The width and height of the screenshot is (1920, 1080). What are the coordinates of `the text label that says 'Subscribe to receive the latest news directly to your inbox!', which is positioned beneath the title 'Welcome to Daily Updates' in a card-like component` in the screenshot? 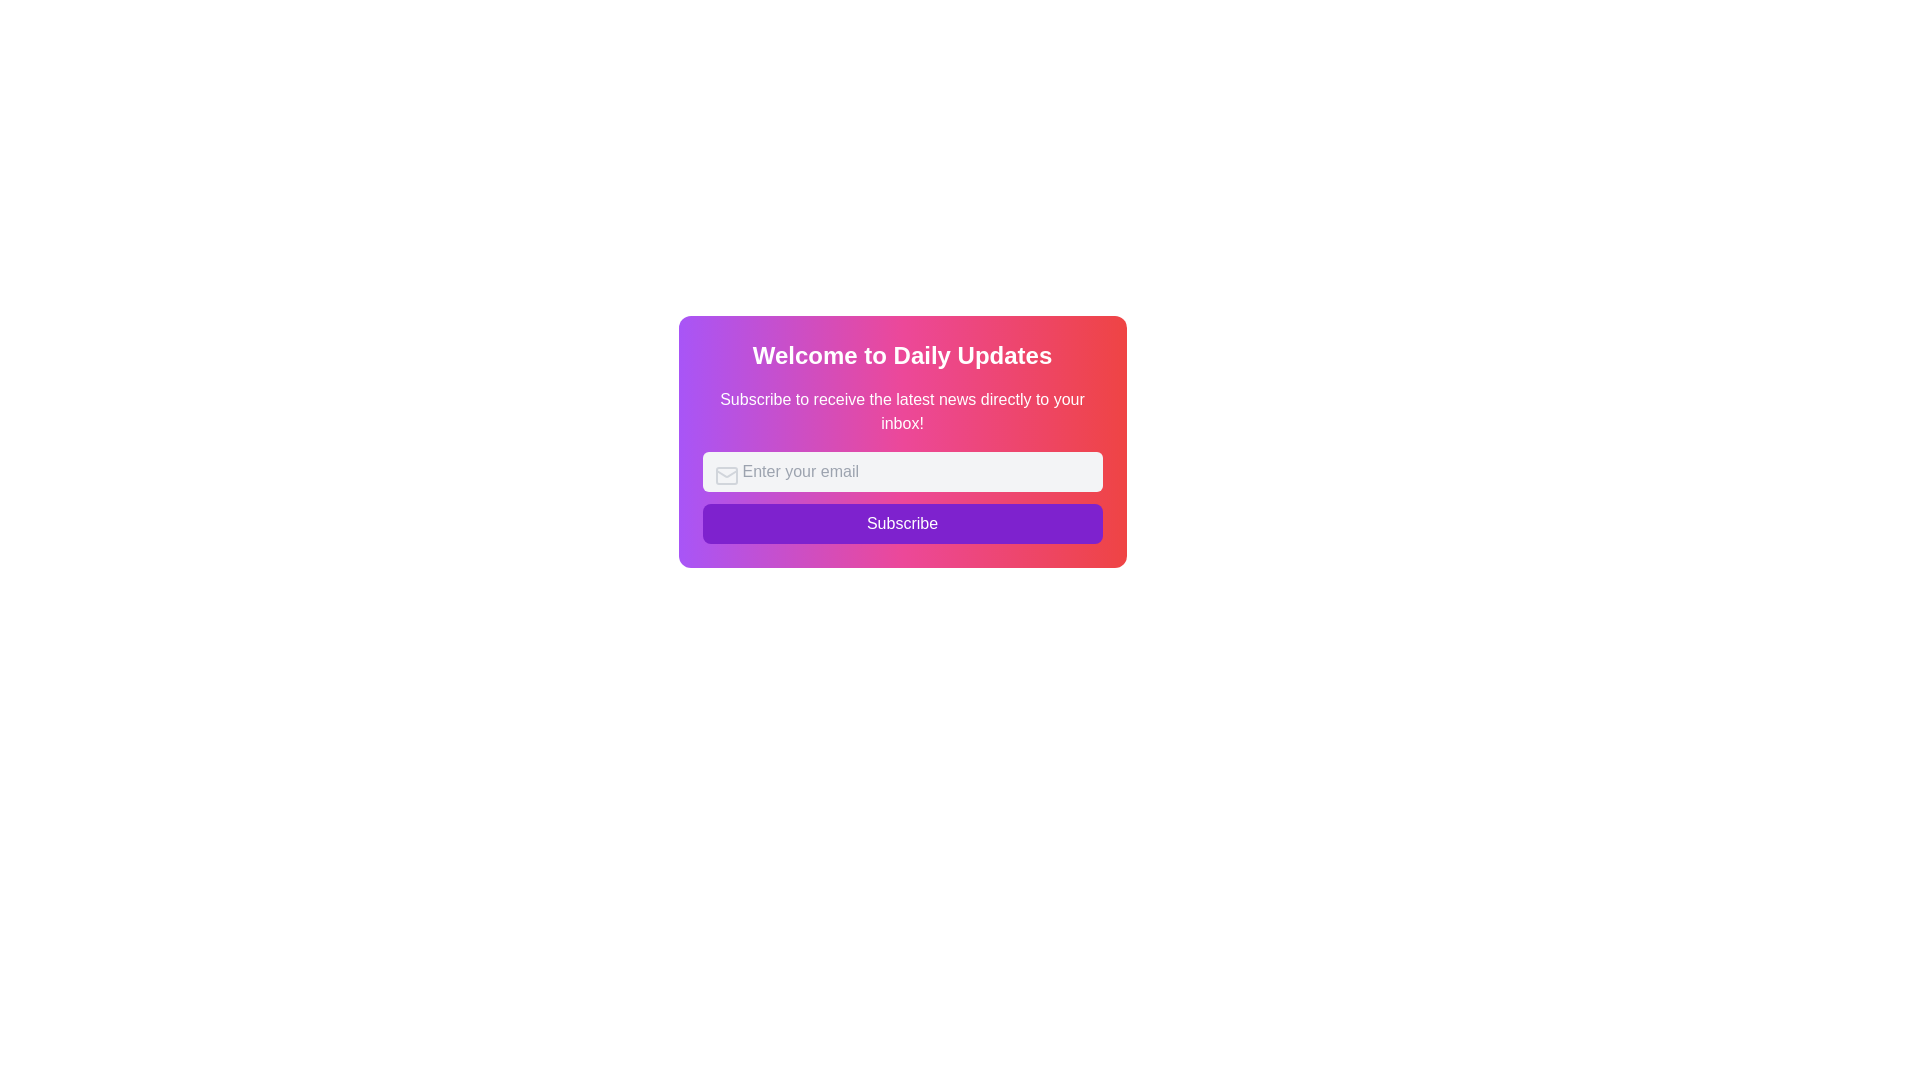 It's located at (901, 411).